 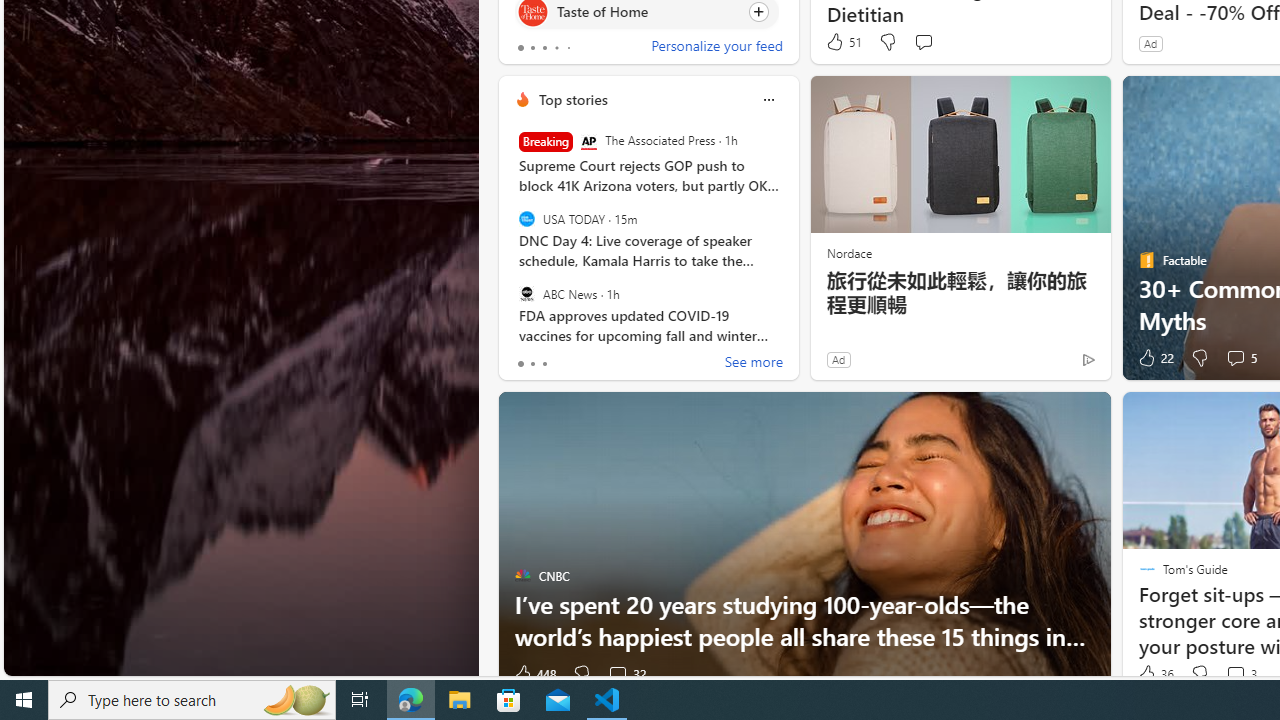 What do you see at coordinates (1154, 674) in the screenshot?
I see `'36 Like'` at bounding box center [1154, 674].